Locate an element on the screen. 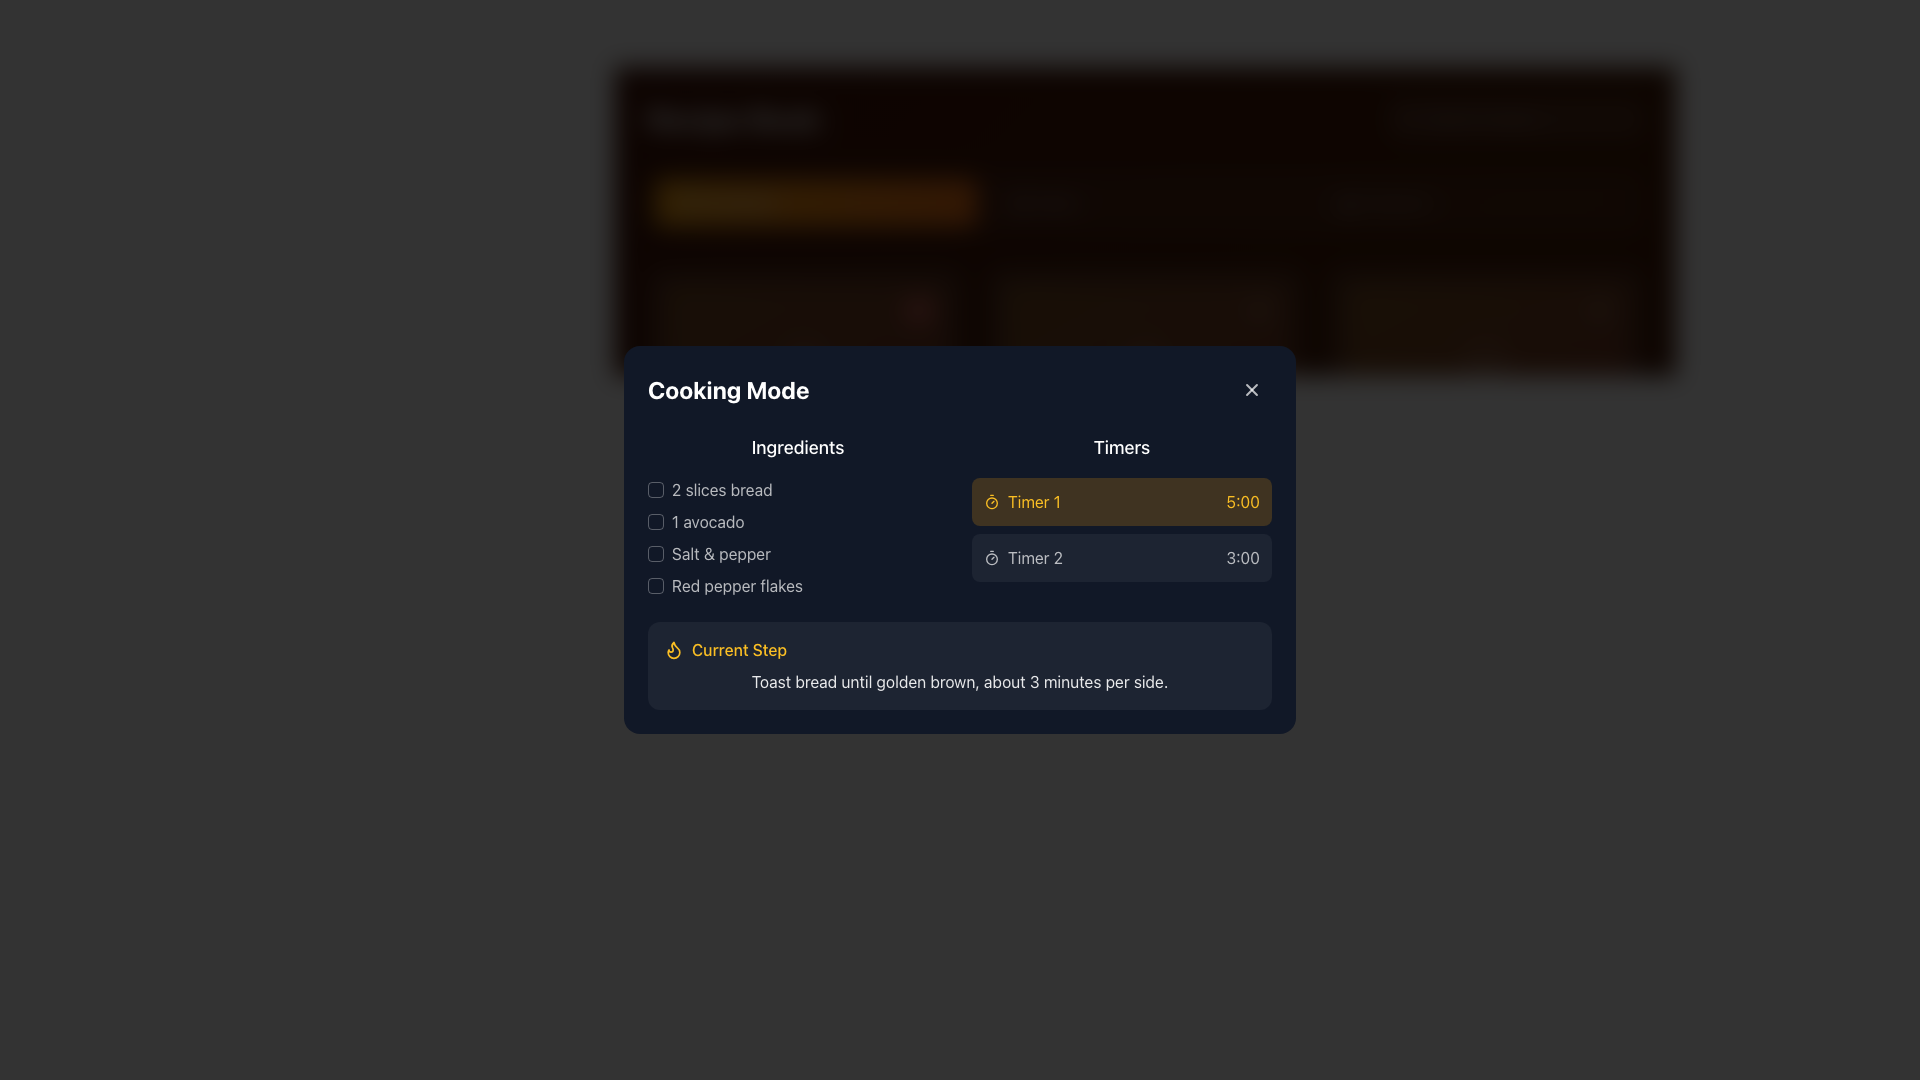 The width and height of the screenshot is (1920, 1080). the visual representation of the circle element that represents the lens of a magnifying glass in the search icon located at the top-left of the header bar is located at coordinates (1406, 118).